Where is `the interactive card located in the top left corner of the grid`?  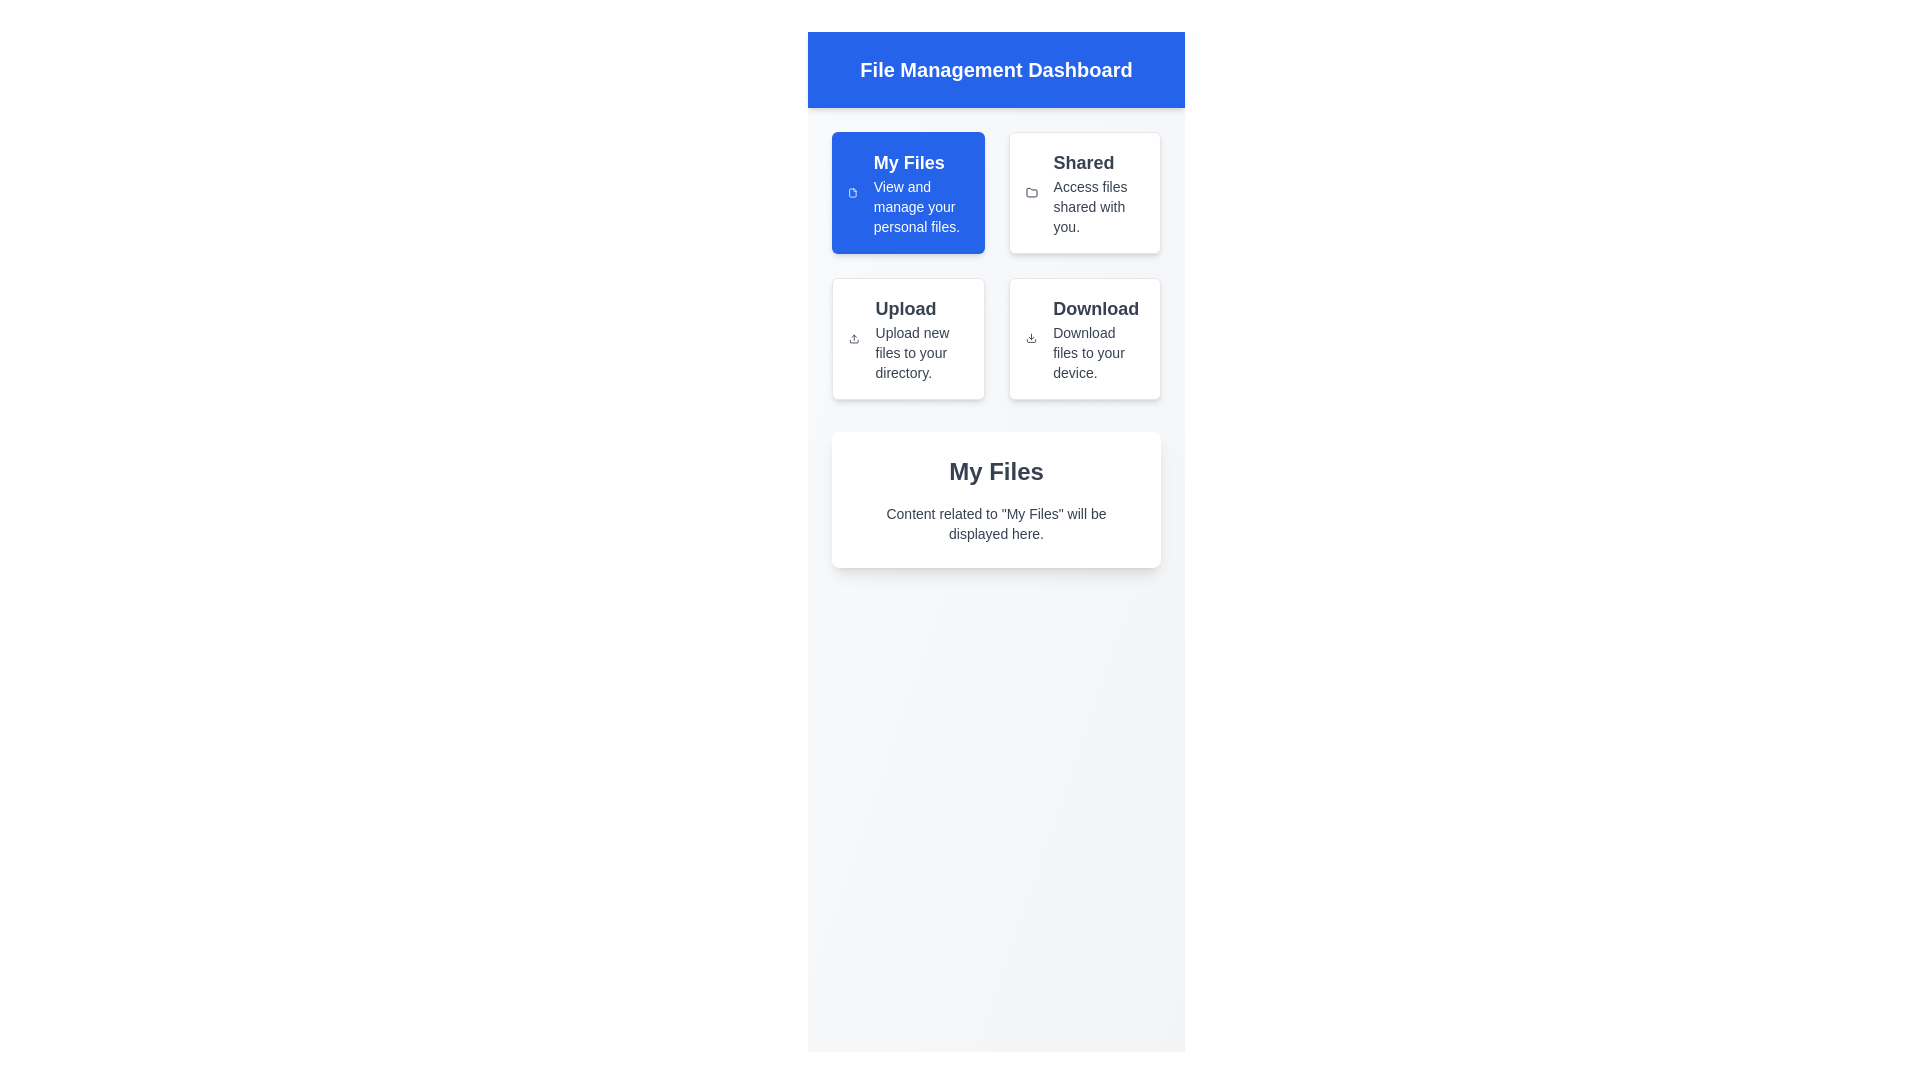 the interactive card located in the top left corner of the grid is located at coordinates (906, 192).